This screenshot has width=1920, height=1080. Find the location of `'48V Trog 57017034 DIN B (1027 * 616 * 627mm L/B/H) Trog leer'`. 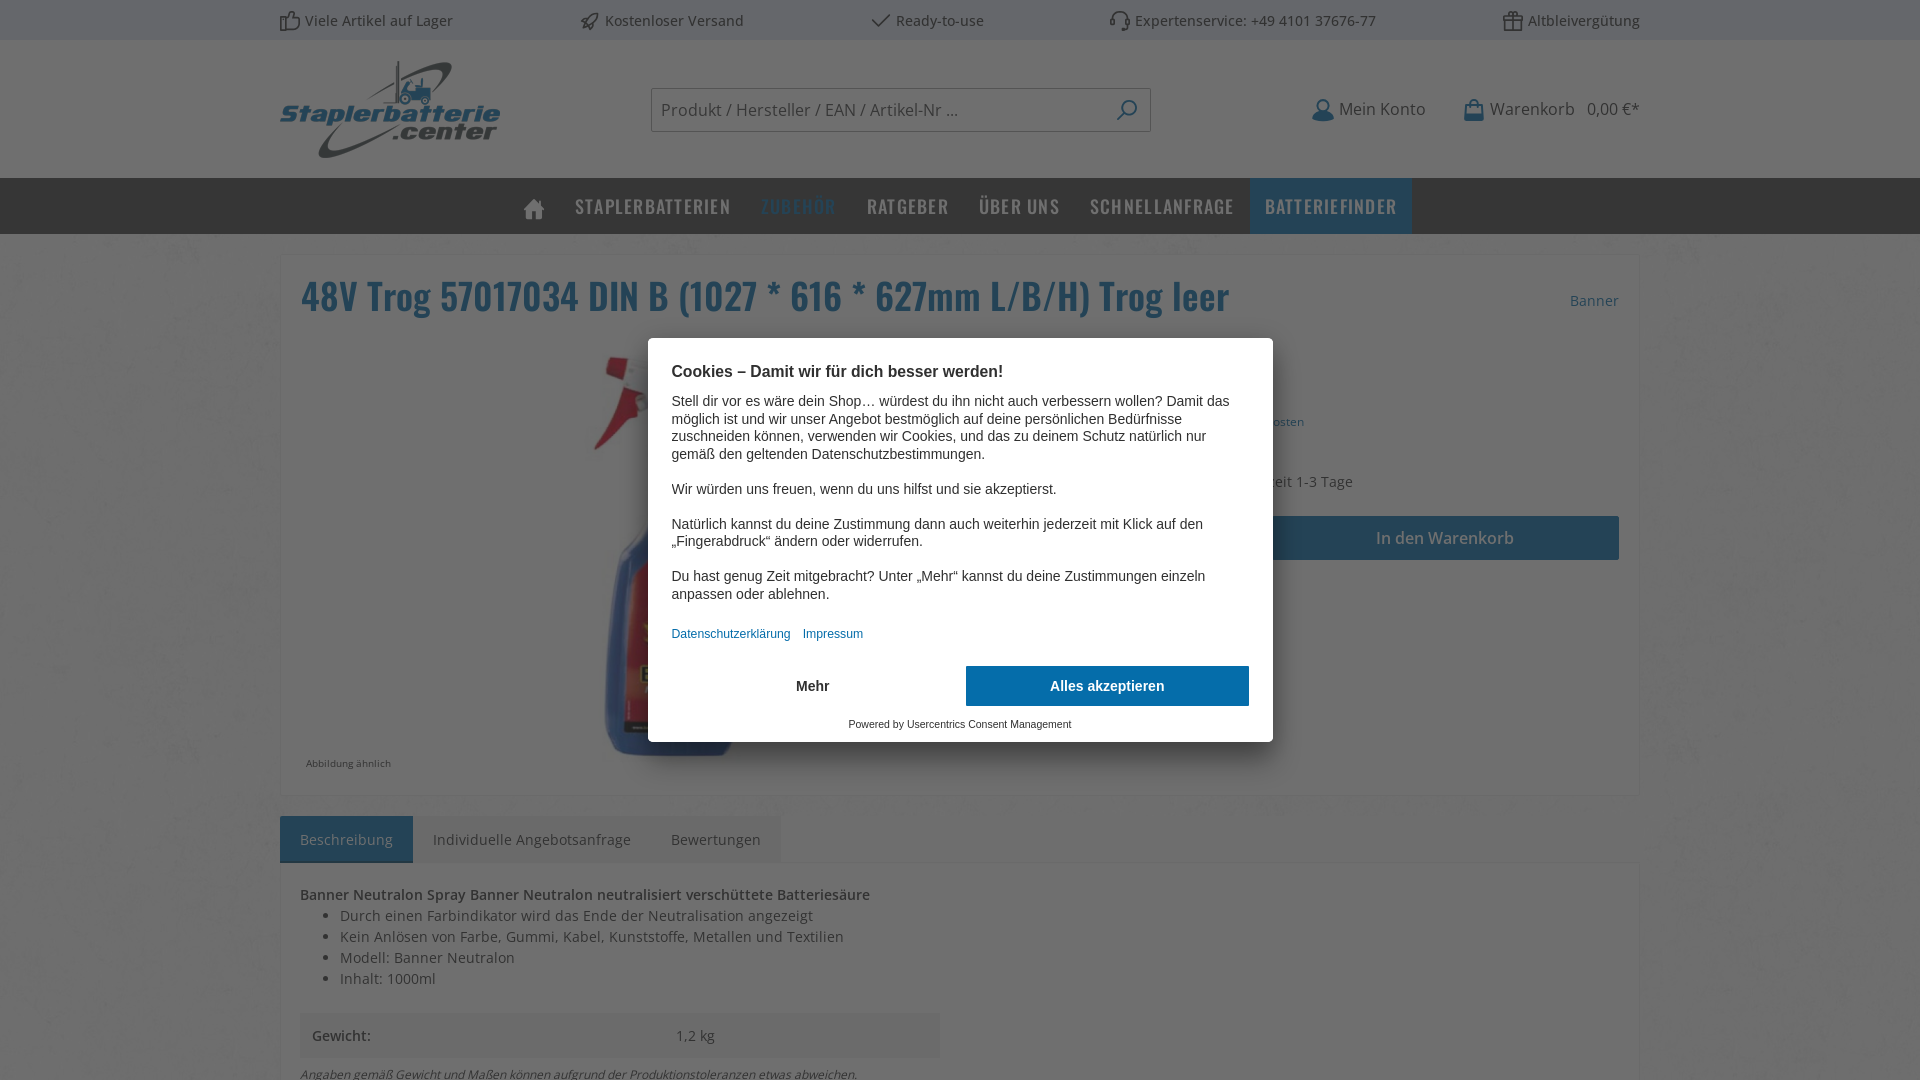

'48V Trog 57017034 DIN B (1027 * 616 * 627mm L/B/H) Trog leer' is located at coordinates (676, 559).